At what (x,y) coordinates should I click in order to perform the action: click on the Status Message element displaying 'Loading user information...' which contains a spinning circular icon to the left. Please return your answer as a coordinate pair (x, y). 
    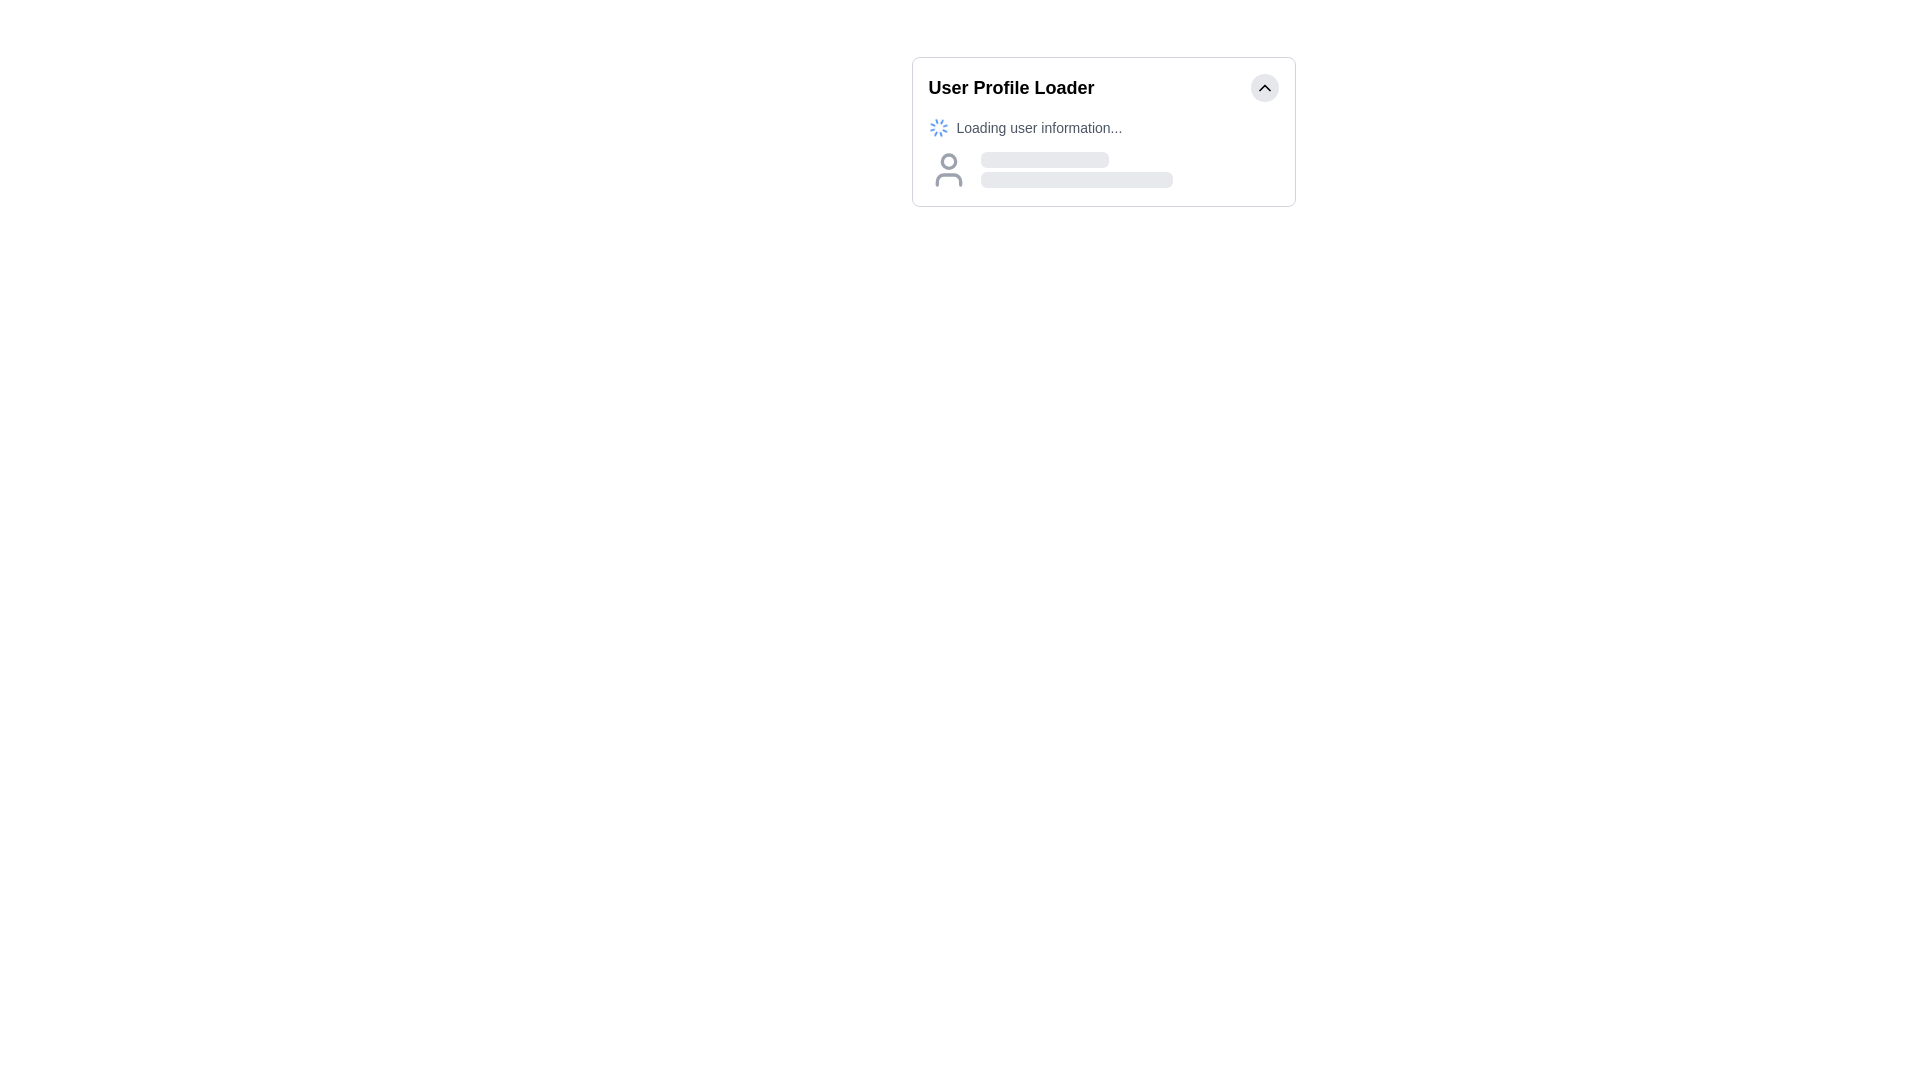
    Looking at the image, I should click on (1102, 127).